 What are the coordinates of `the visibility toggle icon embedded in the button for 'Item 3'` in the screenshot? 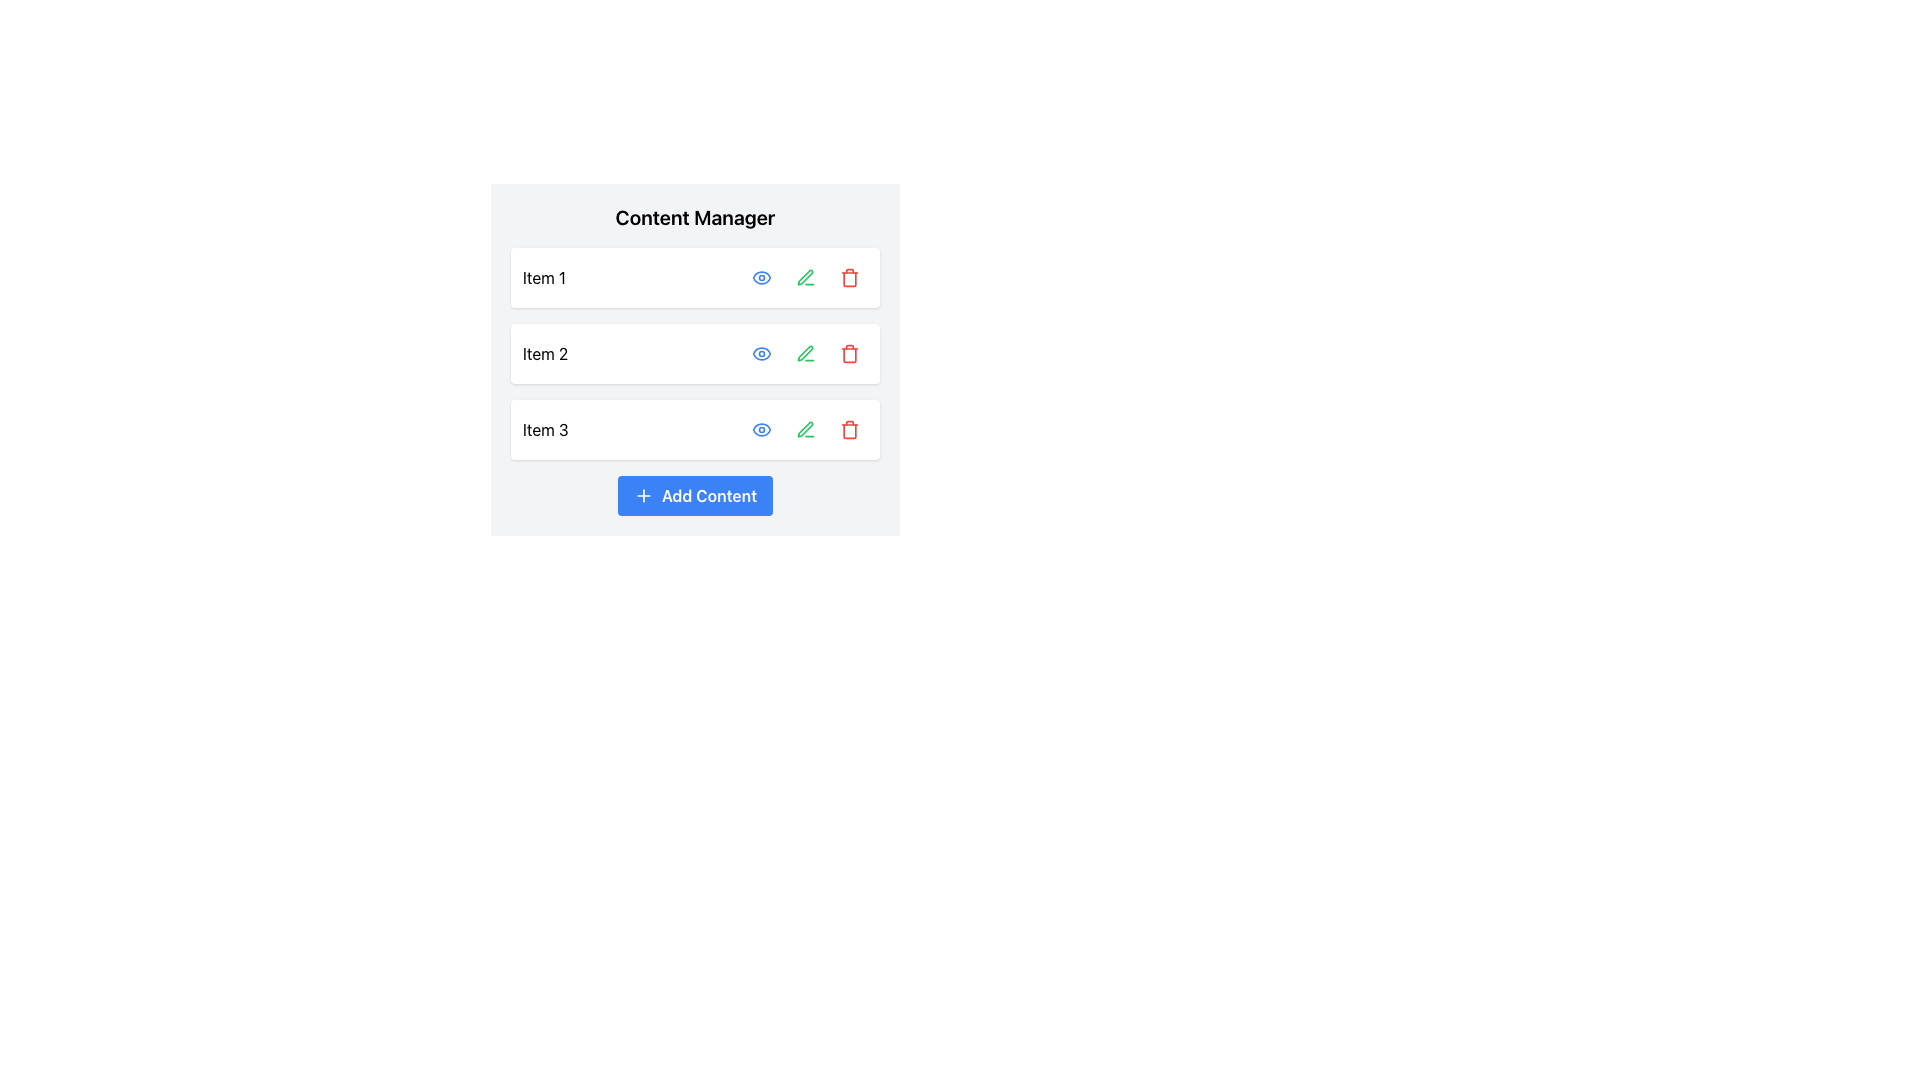 It's located at (761, 428).